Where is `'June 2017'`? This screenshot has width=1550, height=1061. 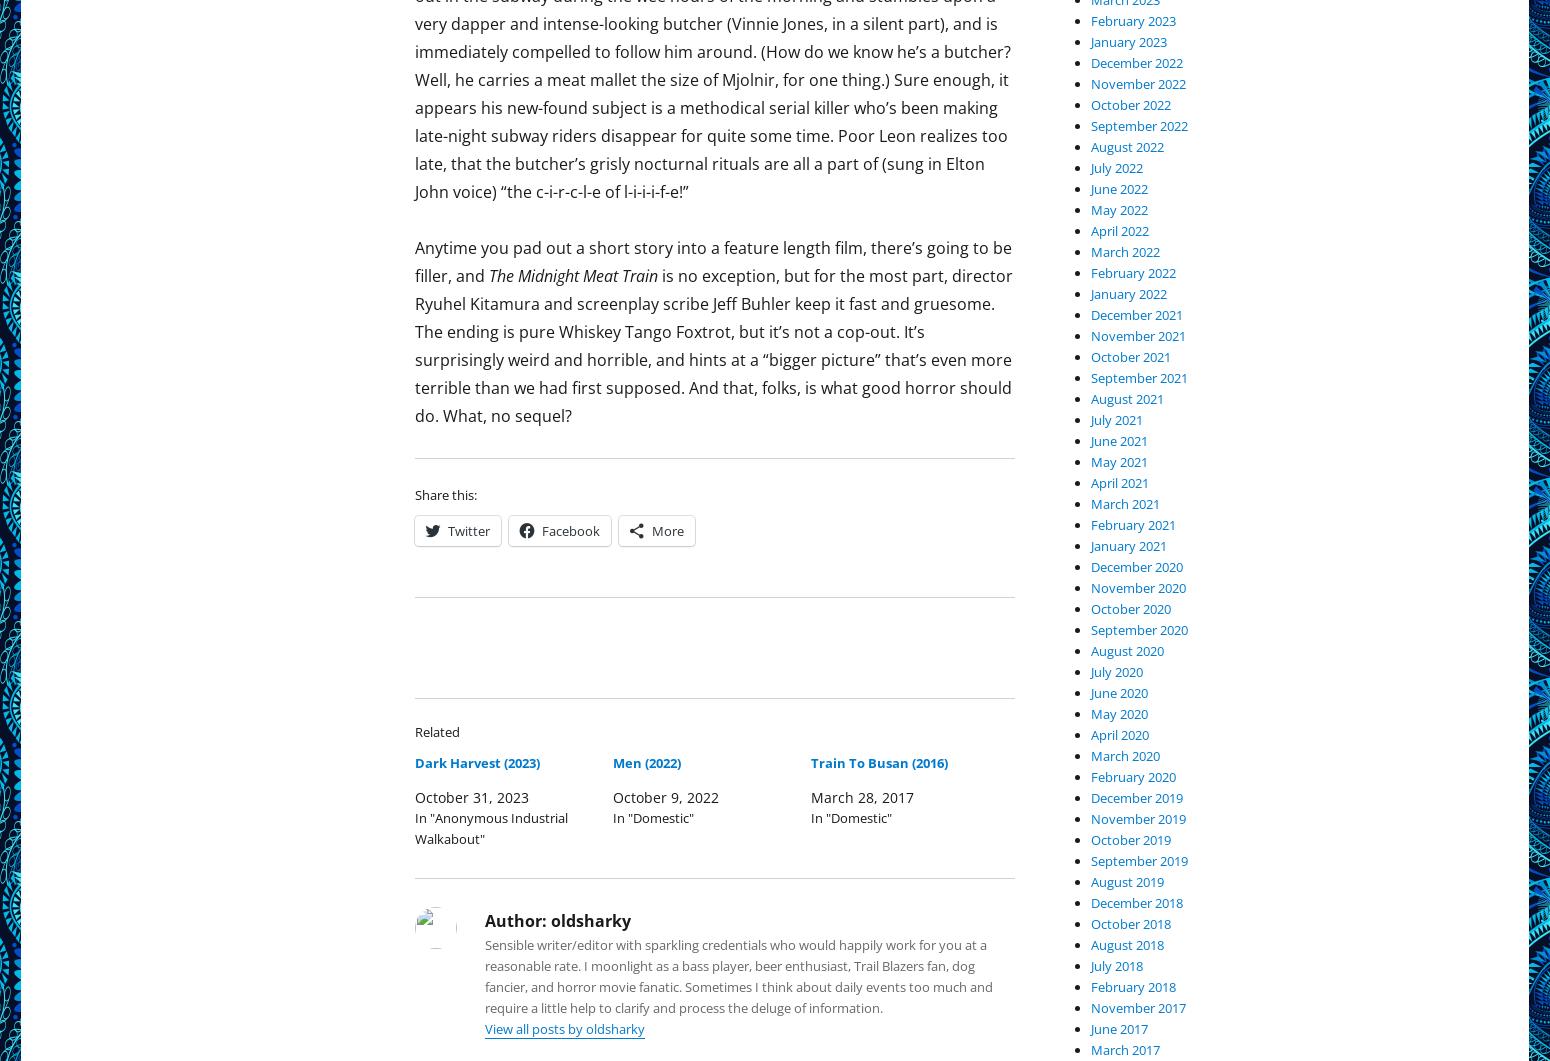 'June 2017' is located at coordinates (1118, 1027).